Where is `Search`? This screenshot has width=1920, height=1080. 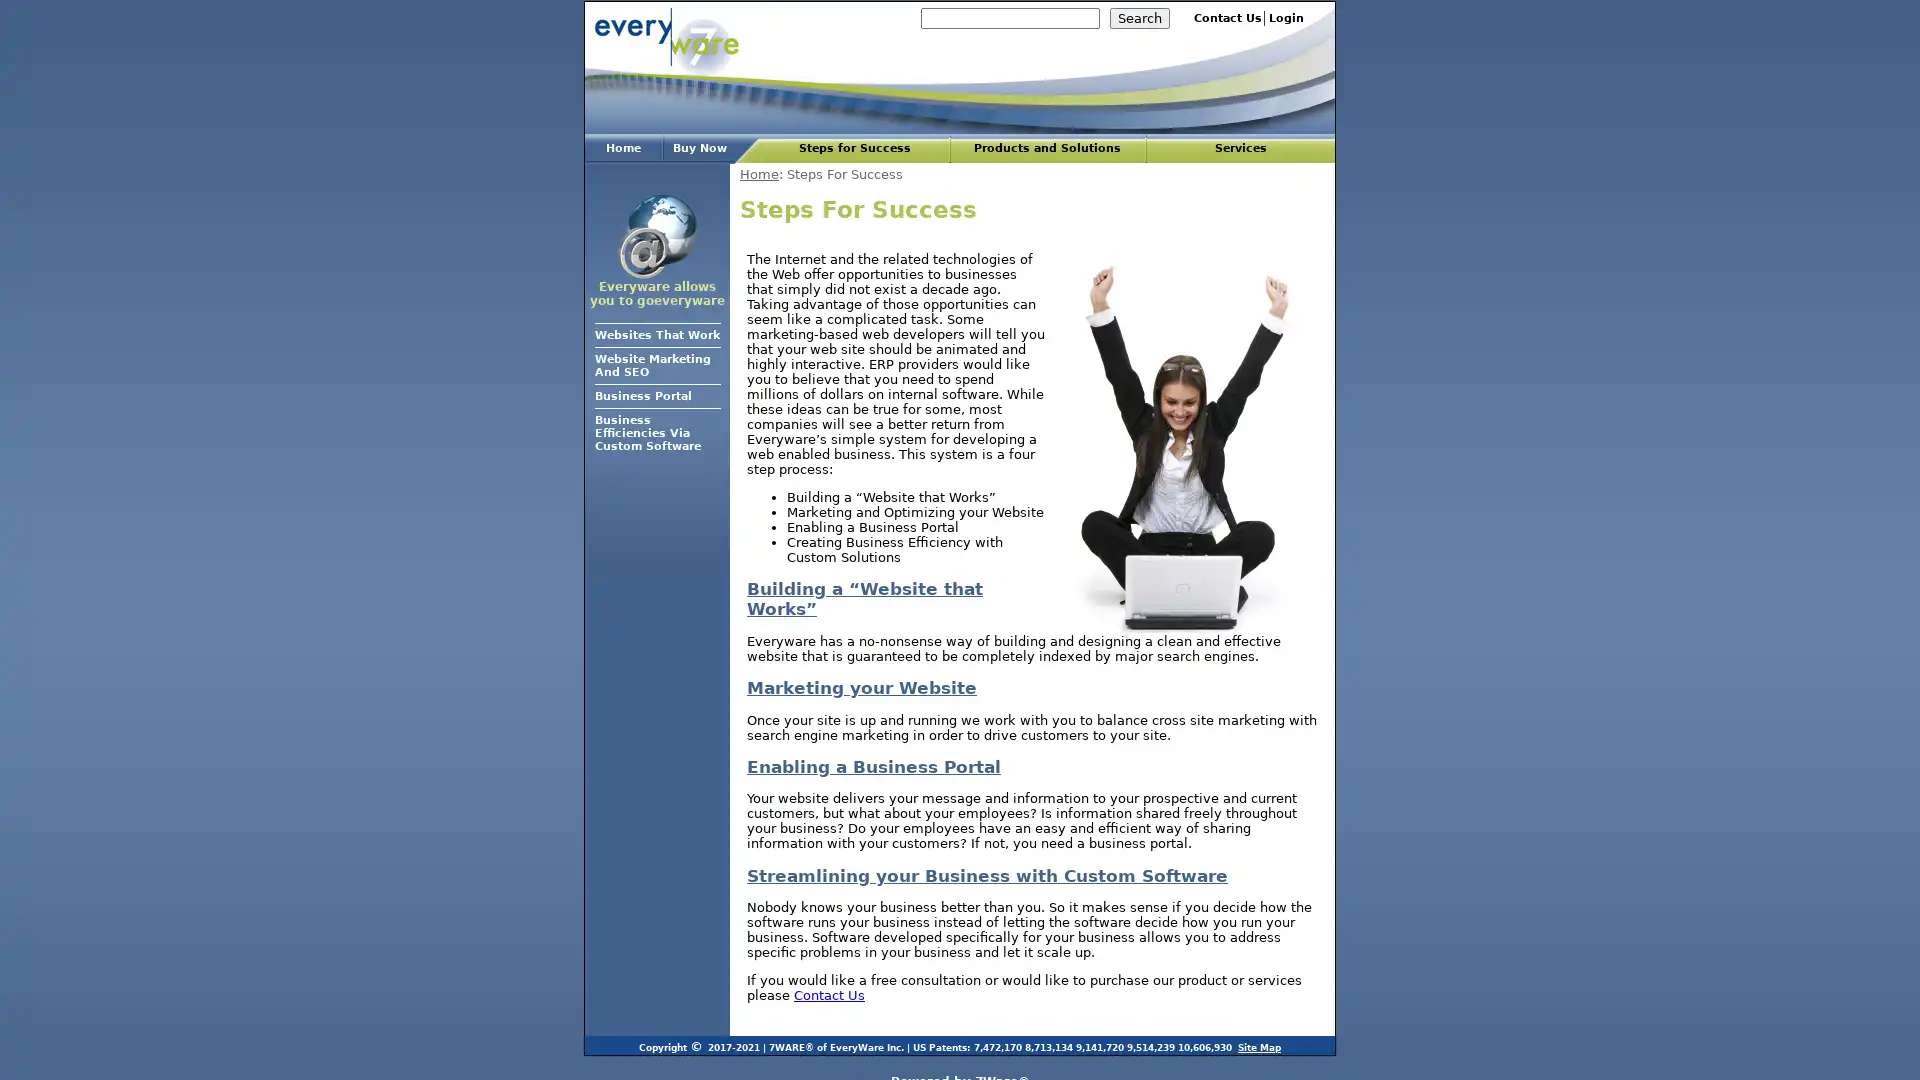 Search is located at coordinates (1140, 18).